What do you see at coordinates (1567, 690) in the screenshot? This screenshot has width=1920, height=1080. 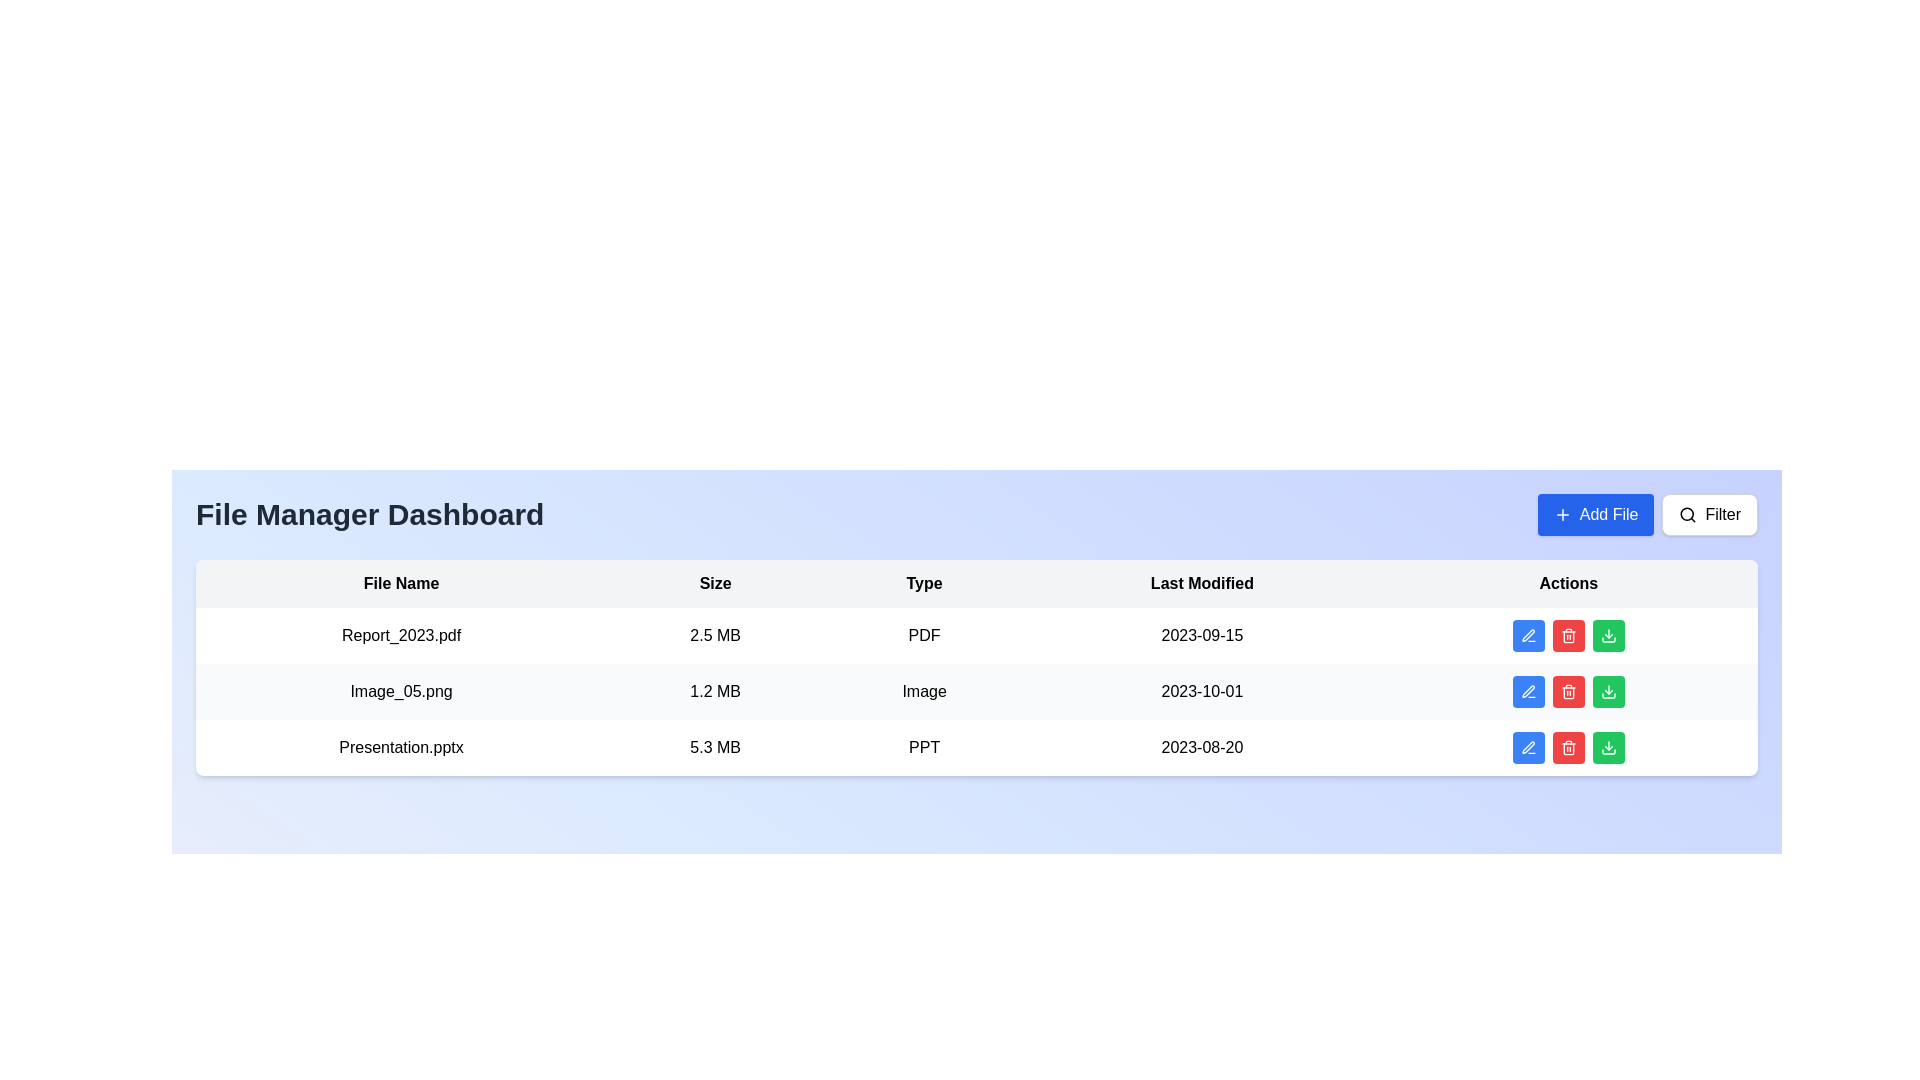 I see `the red trash bin icon button in the 'Actions' column of the second row` at bounding box center [1567, 690].